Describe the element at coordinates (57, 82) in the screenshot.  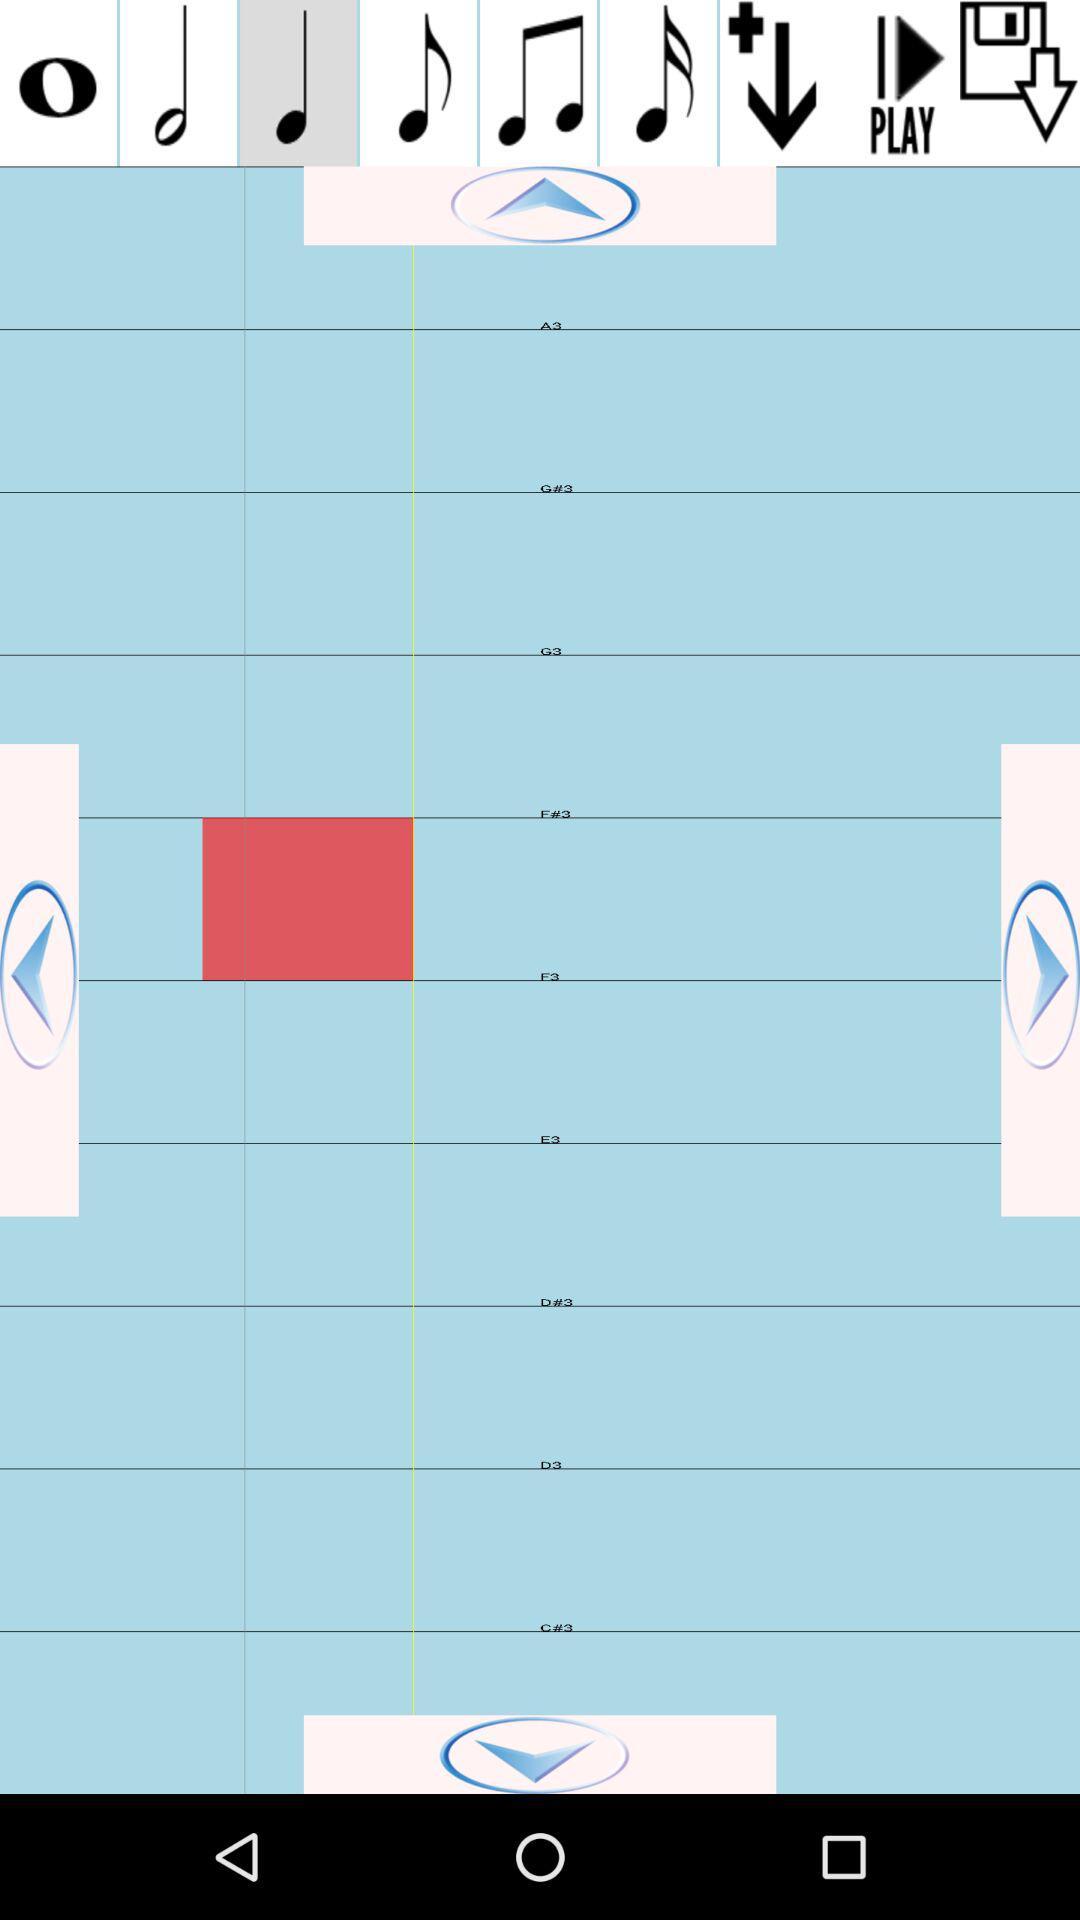
I see `whole note` at that location.